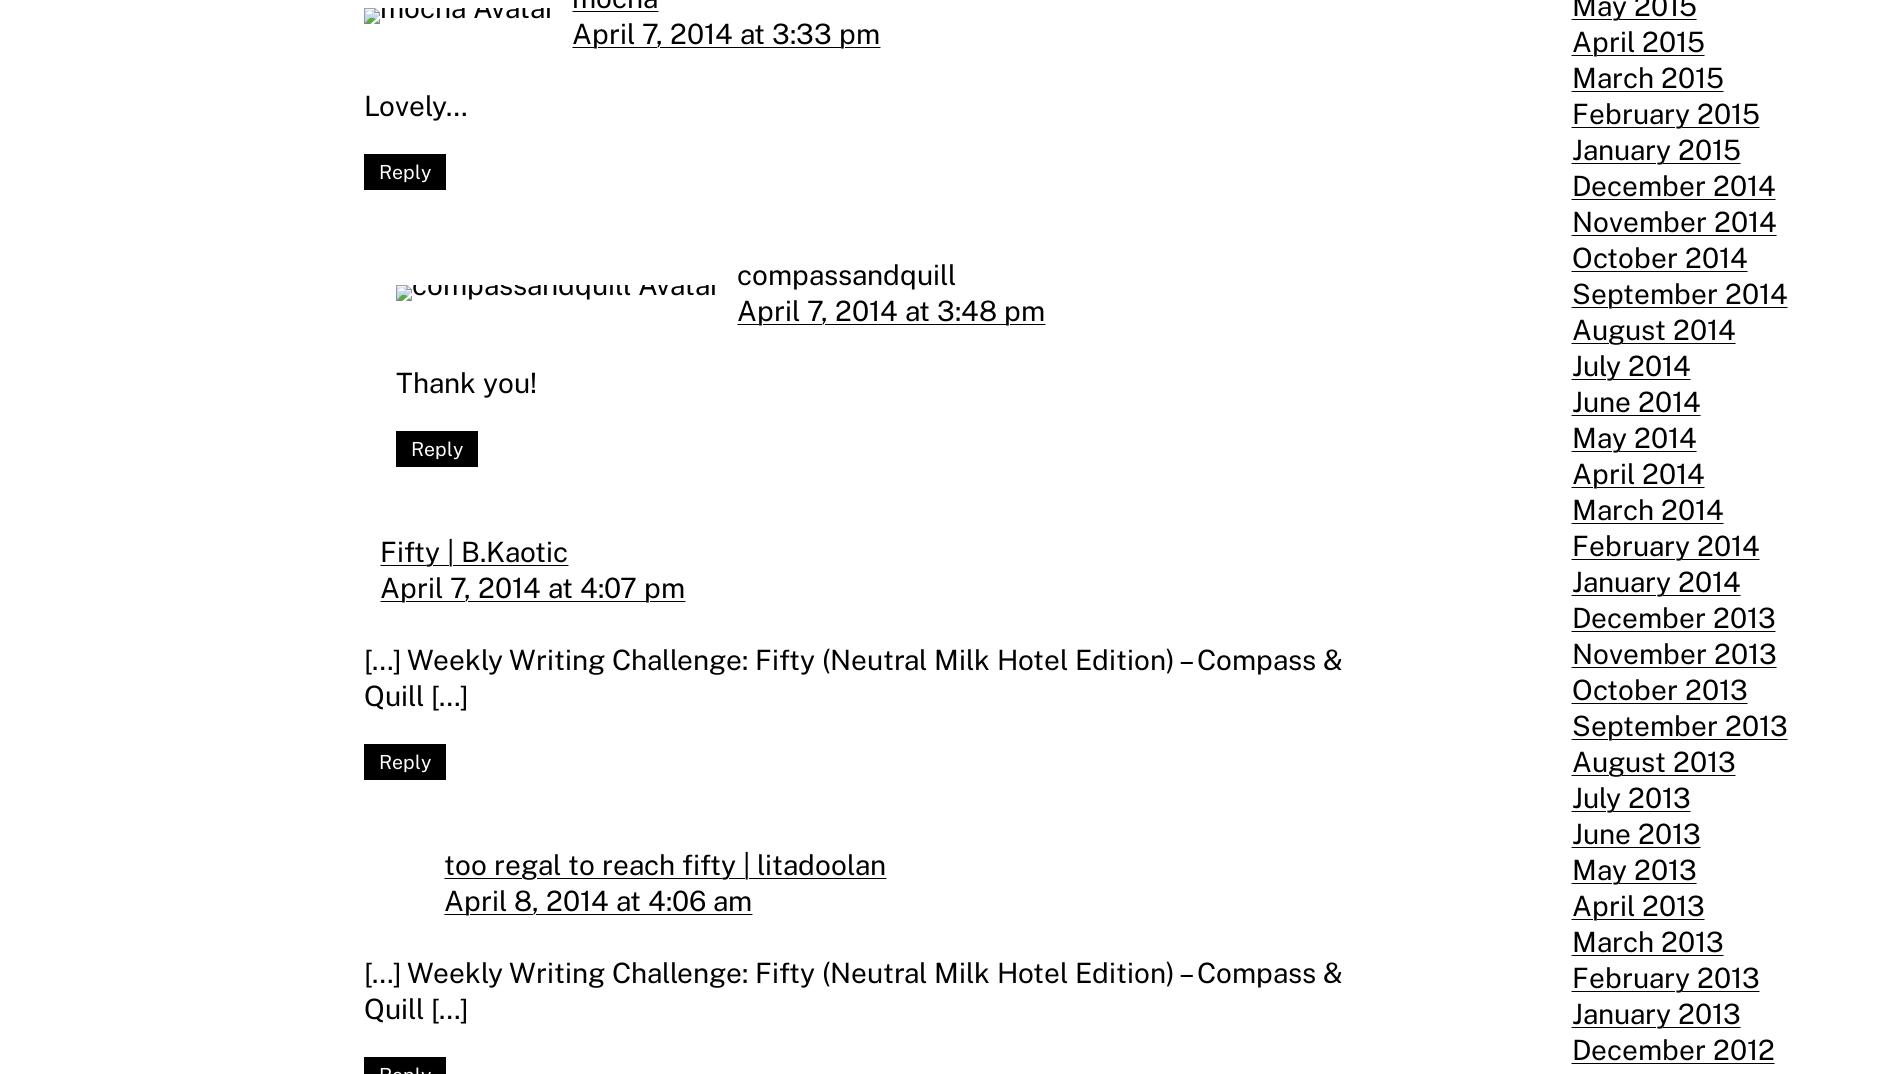 The height and width of the screenshot is (1074, 1900). I want to click on 'December 2012', so click(1570, 1049).